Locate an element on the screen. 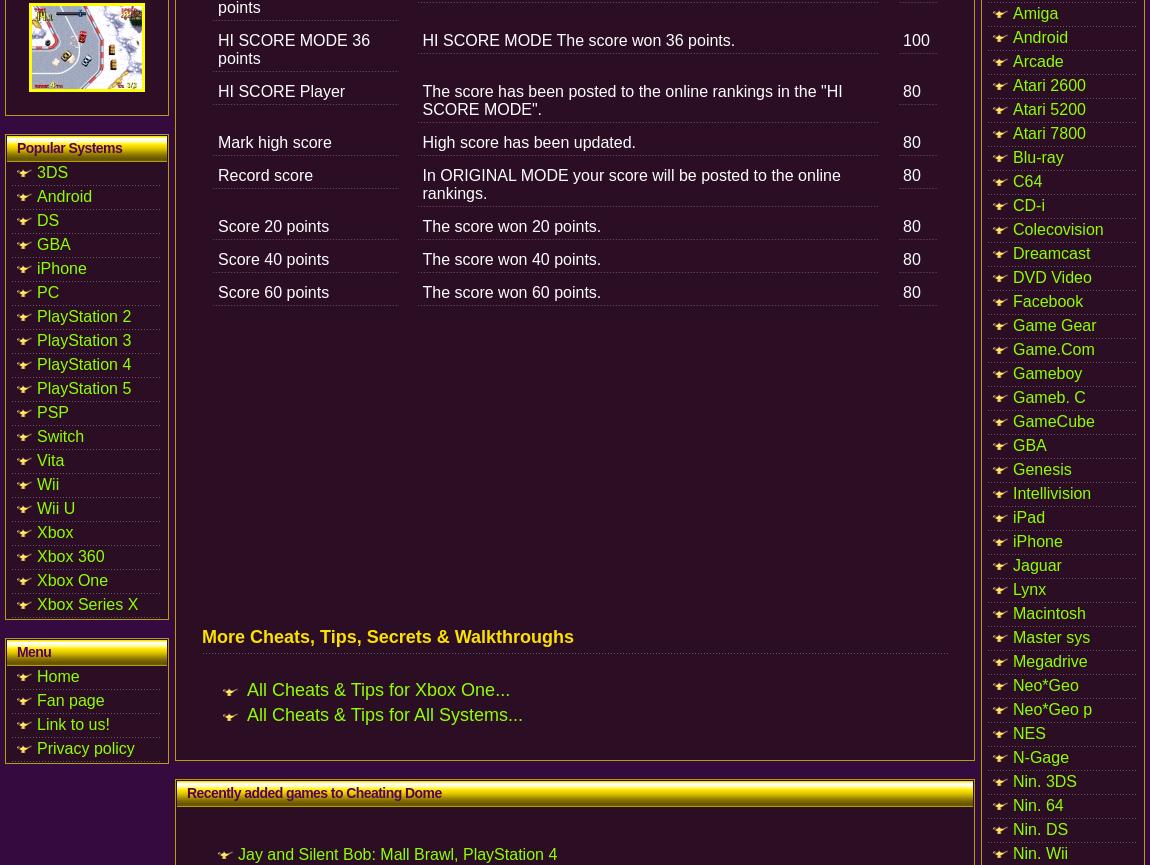 The width and height of the screenshot is (1150, 865). 'Mark high score' is located at coordinates (273, 142).